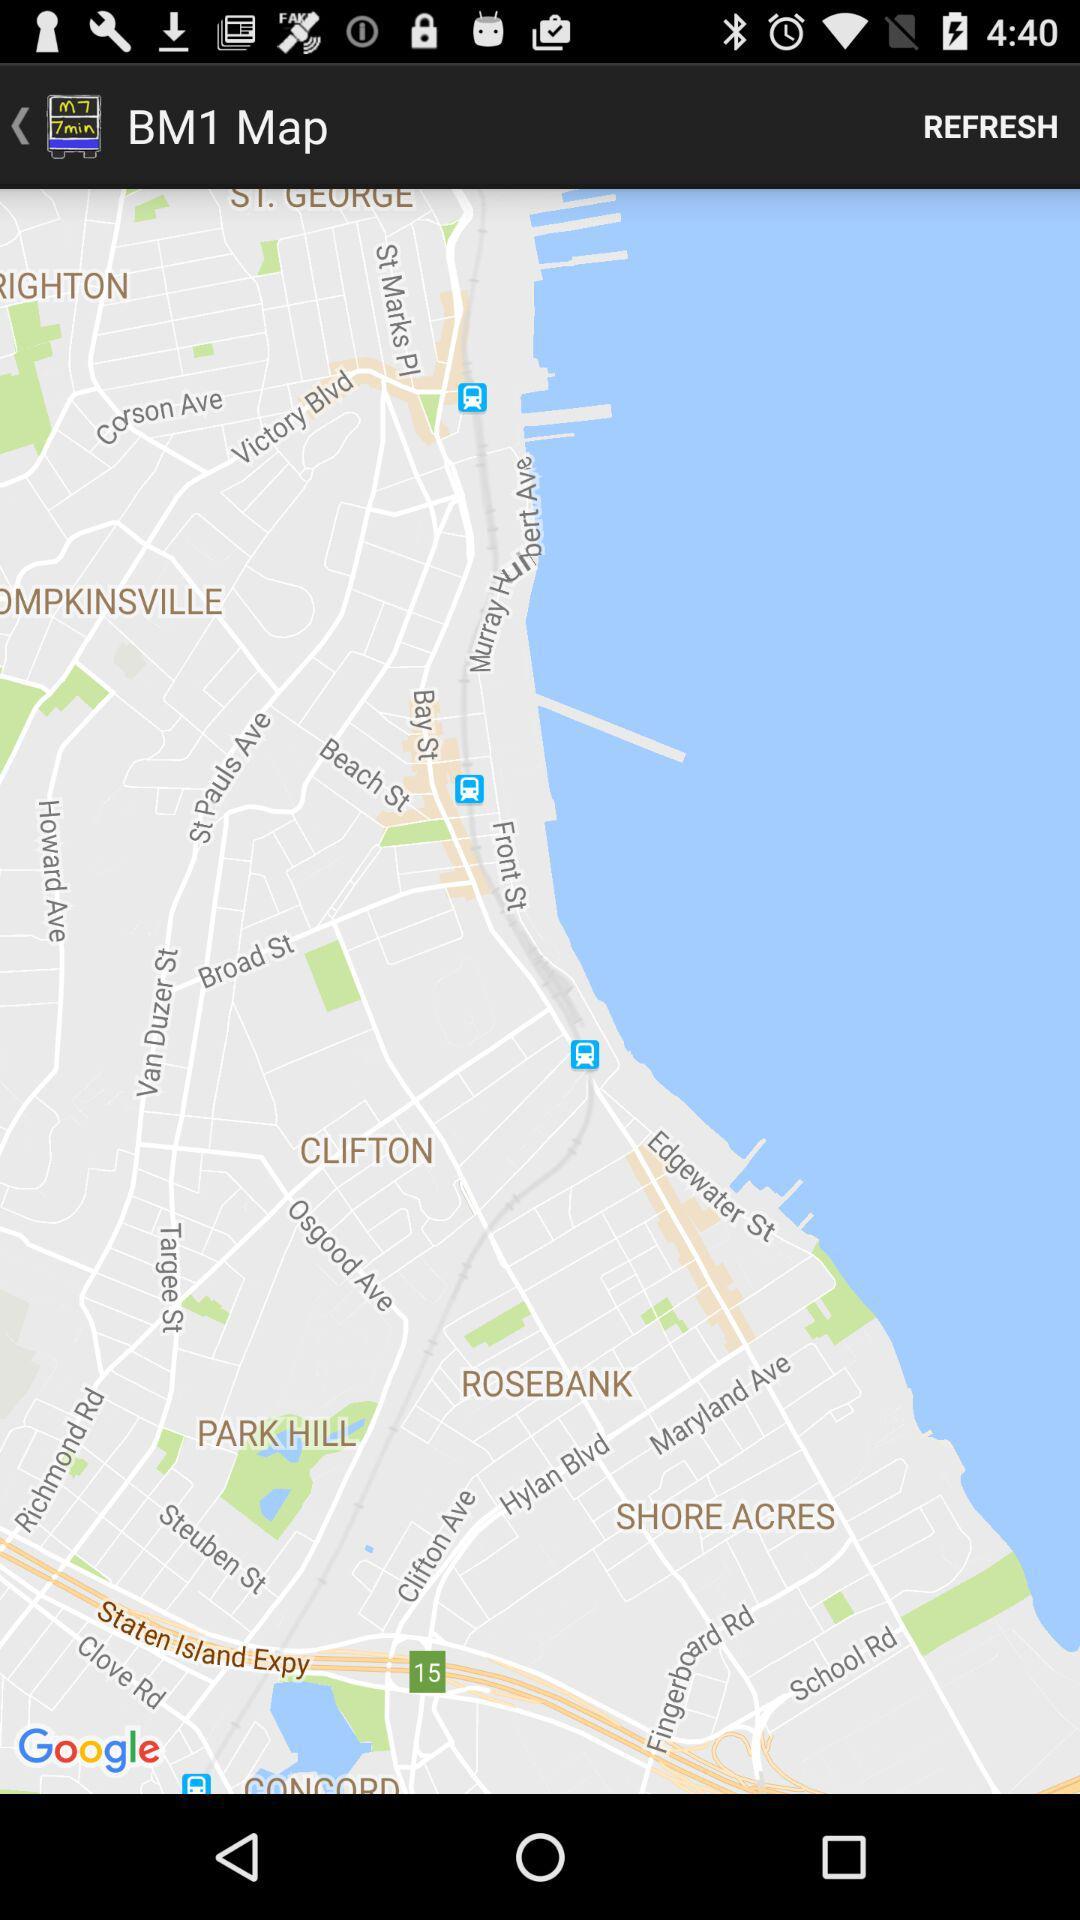 The height and width of the screenshot is (1920, 1080). I want to click on item next to bm1 map app, so click(991, 124).